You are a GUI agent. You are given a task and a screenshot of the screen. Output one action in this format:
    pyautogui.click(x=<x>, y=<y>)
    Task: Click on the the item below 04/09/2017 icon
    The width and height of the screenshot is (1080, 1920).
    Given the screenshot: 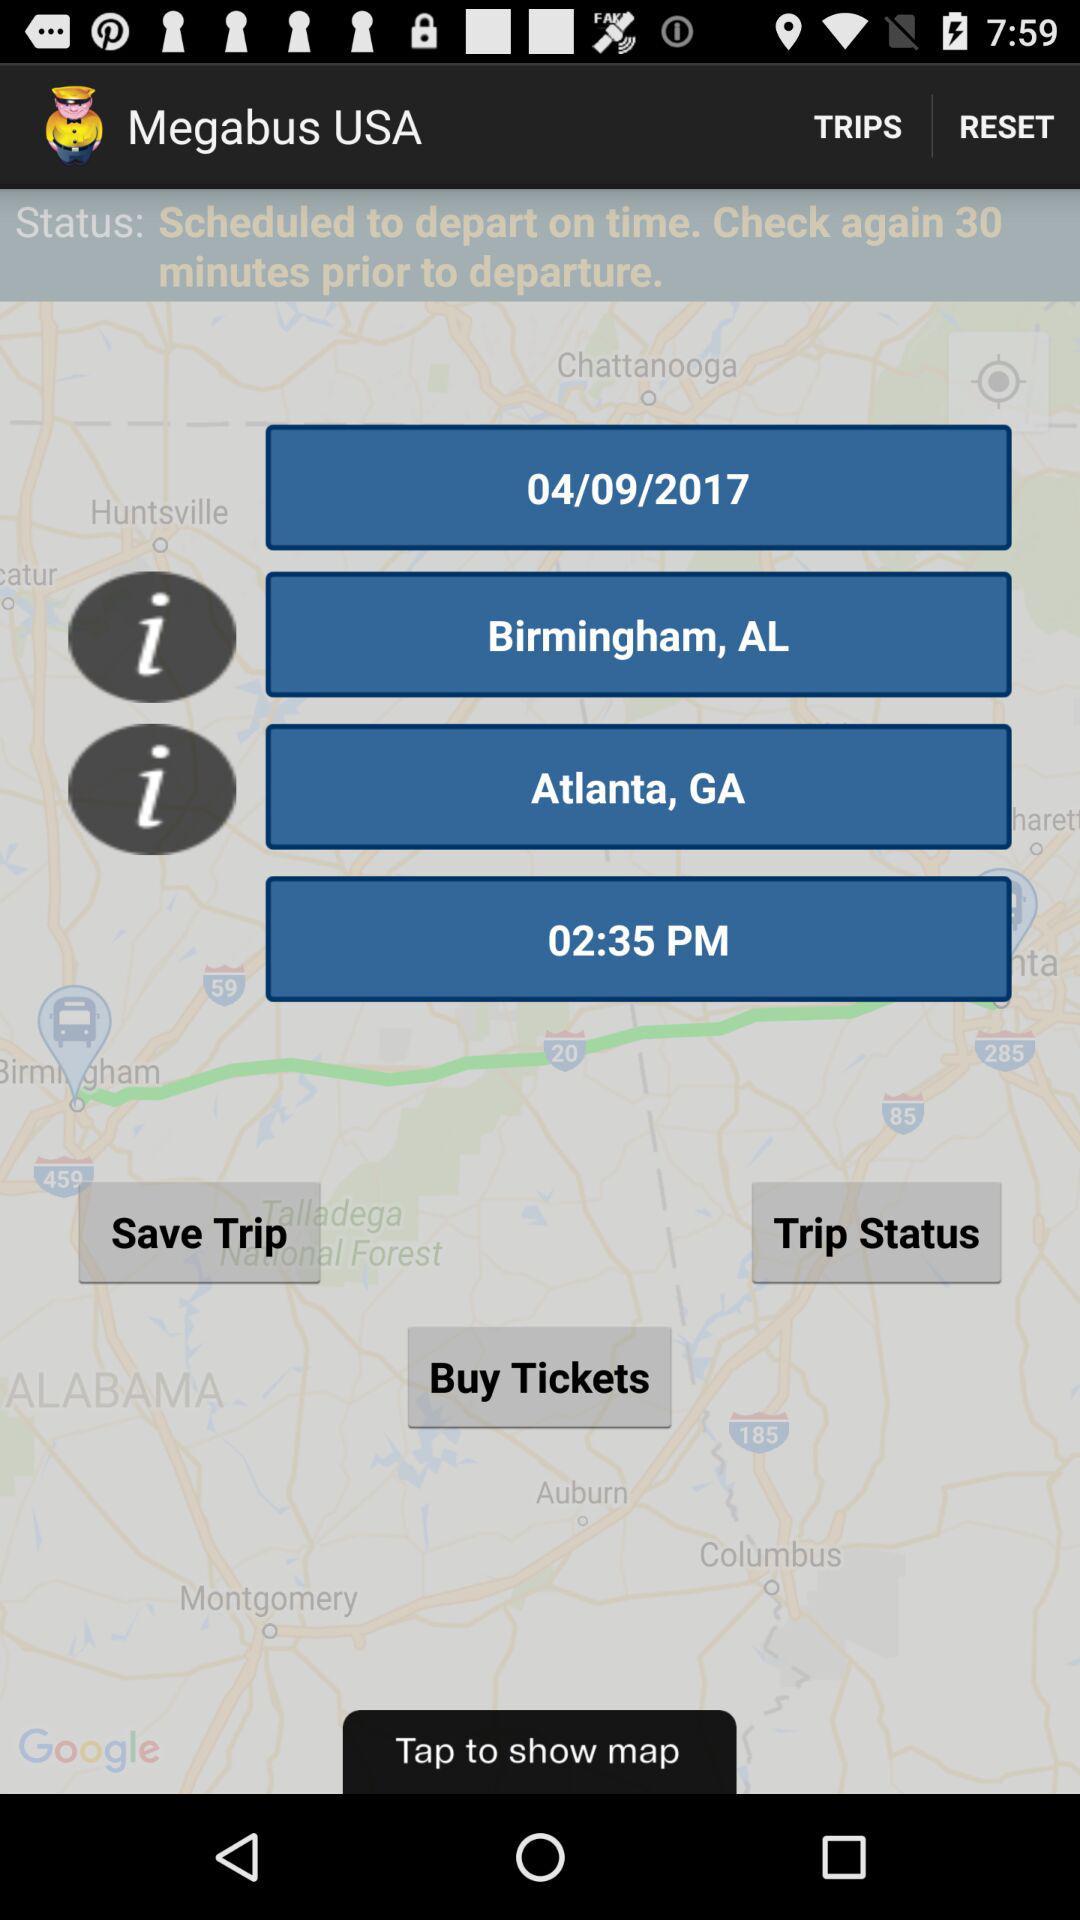 What is the action you would take?
    pyautogui.click(x=638, y=633)
    